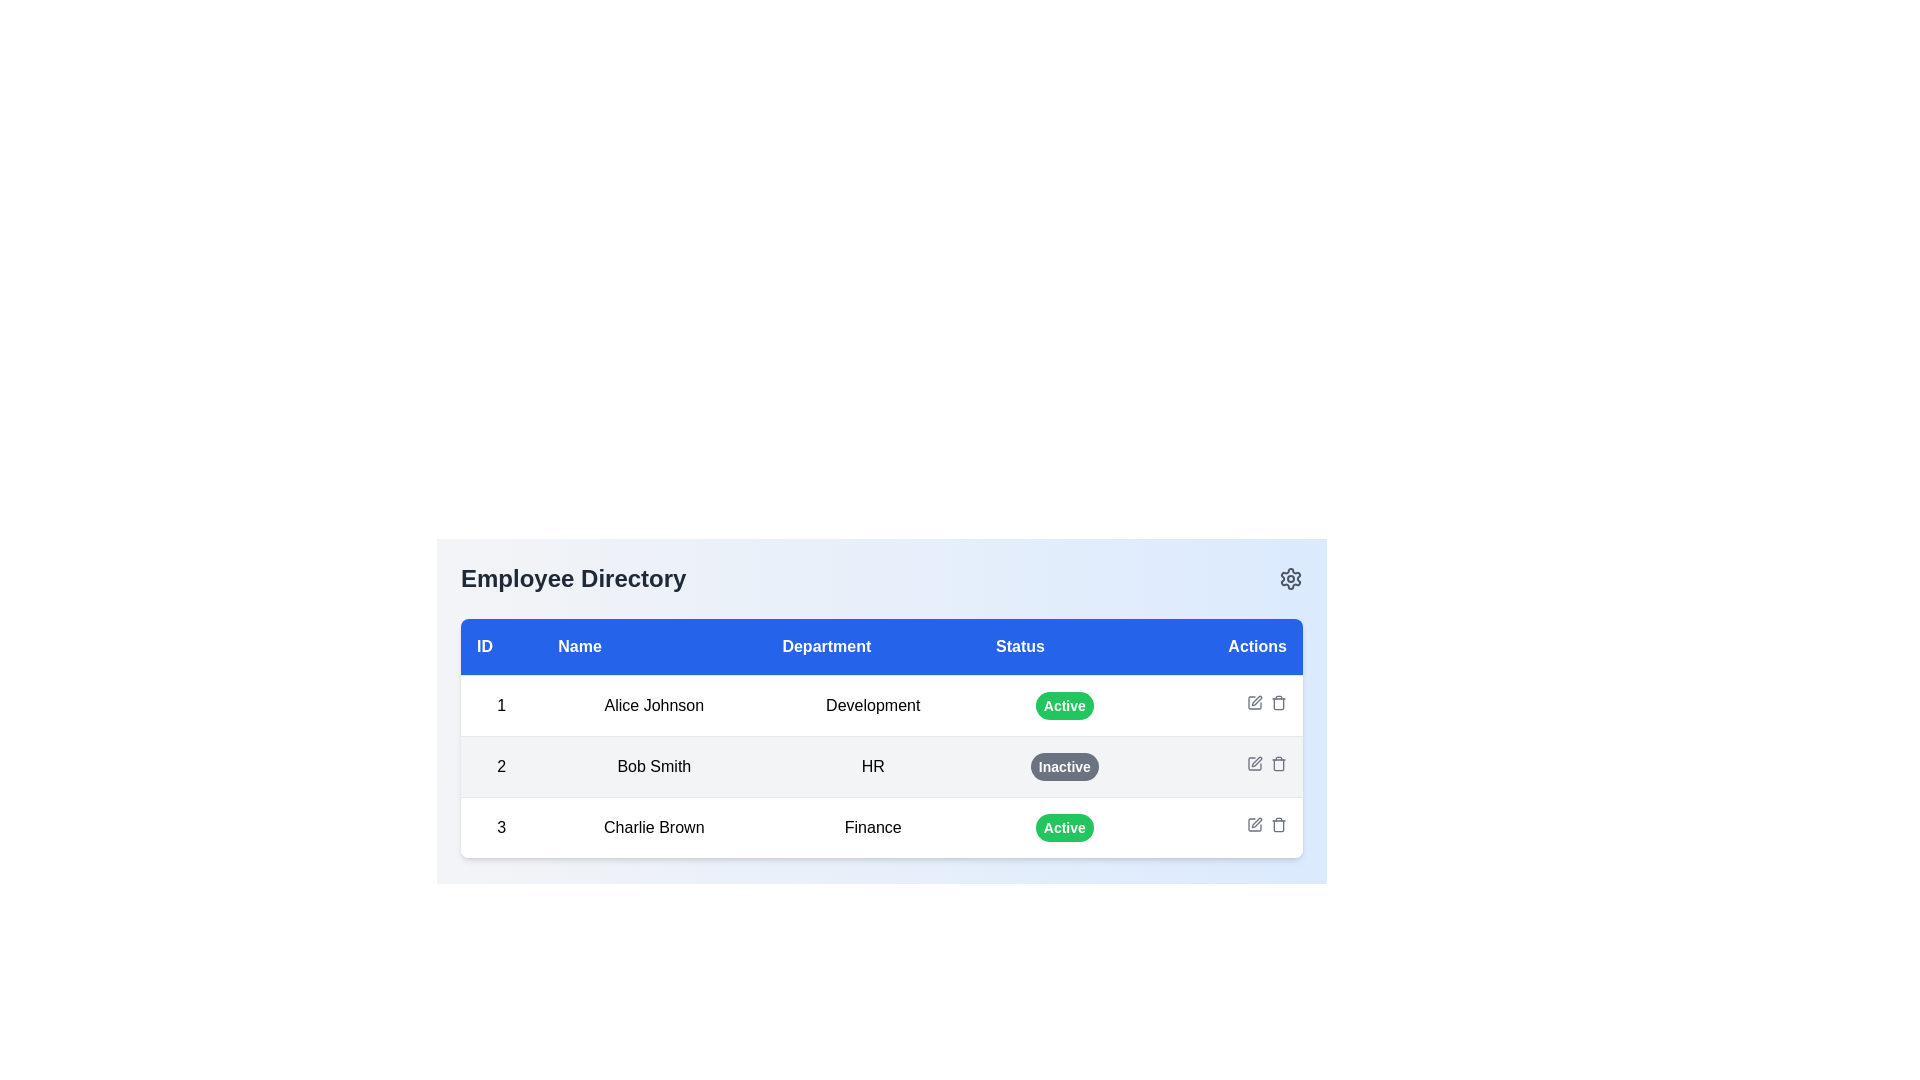  Describe the element at coordinates (1063, 704) in the screenshot. I see `the Status indicator element labeled 'Active', which is a pill-shaped label with a green background and white bold text, located in the first row of the employee table` at that location.